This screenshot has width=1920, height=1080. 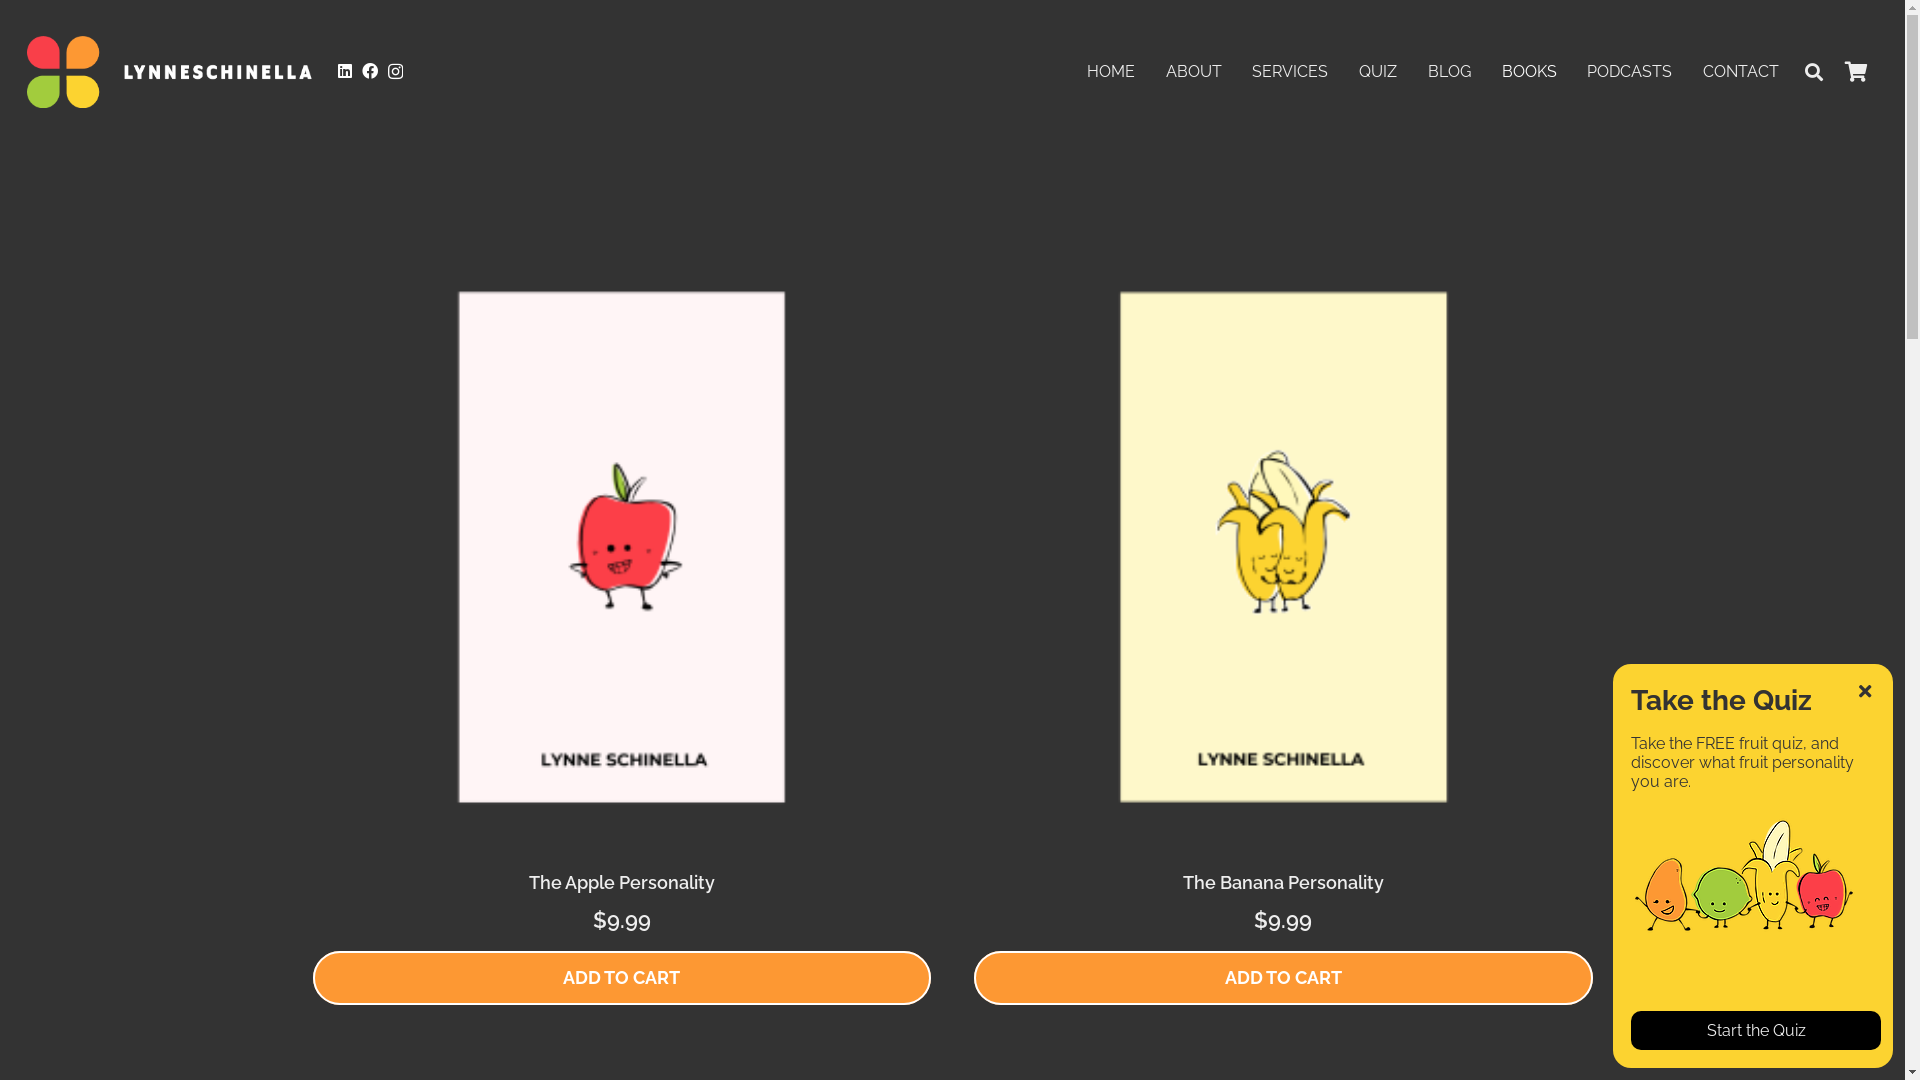 What do you see at coordinates (1282, 586) in the screenshot?
I see `'The Banana Personality` at bounding box center [1282, 586].